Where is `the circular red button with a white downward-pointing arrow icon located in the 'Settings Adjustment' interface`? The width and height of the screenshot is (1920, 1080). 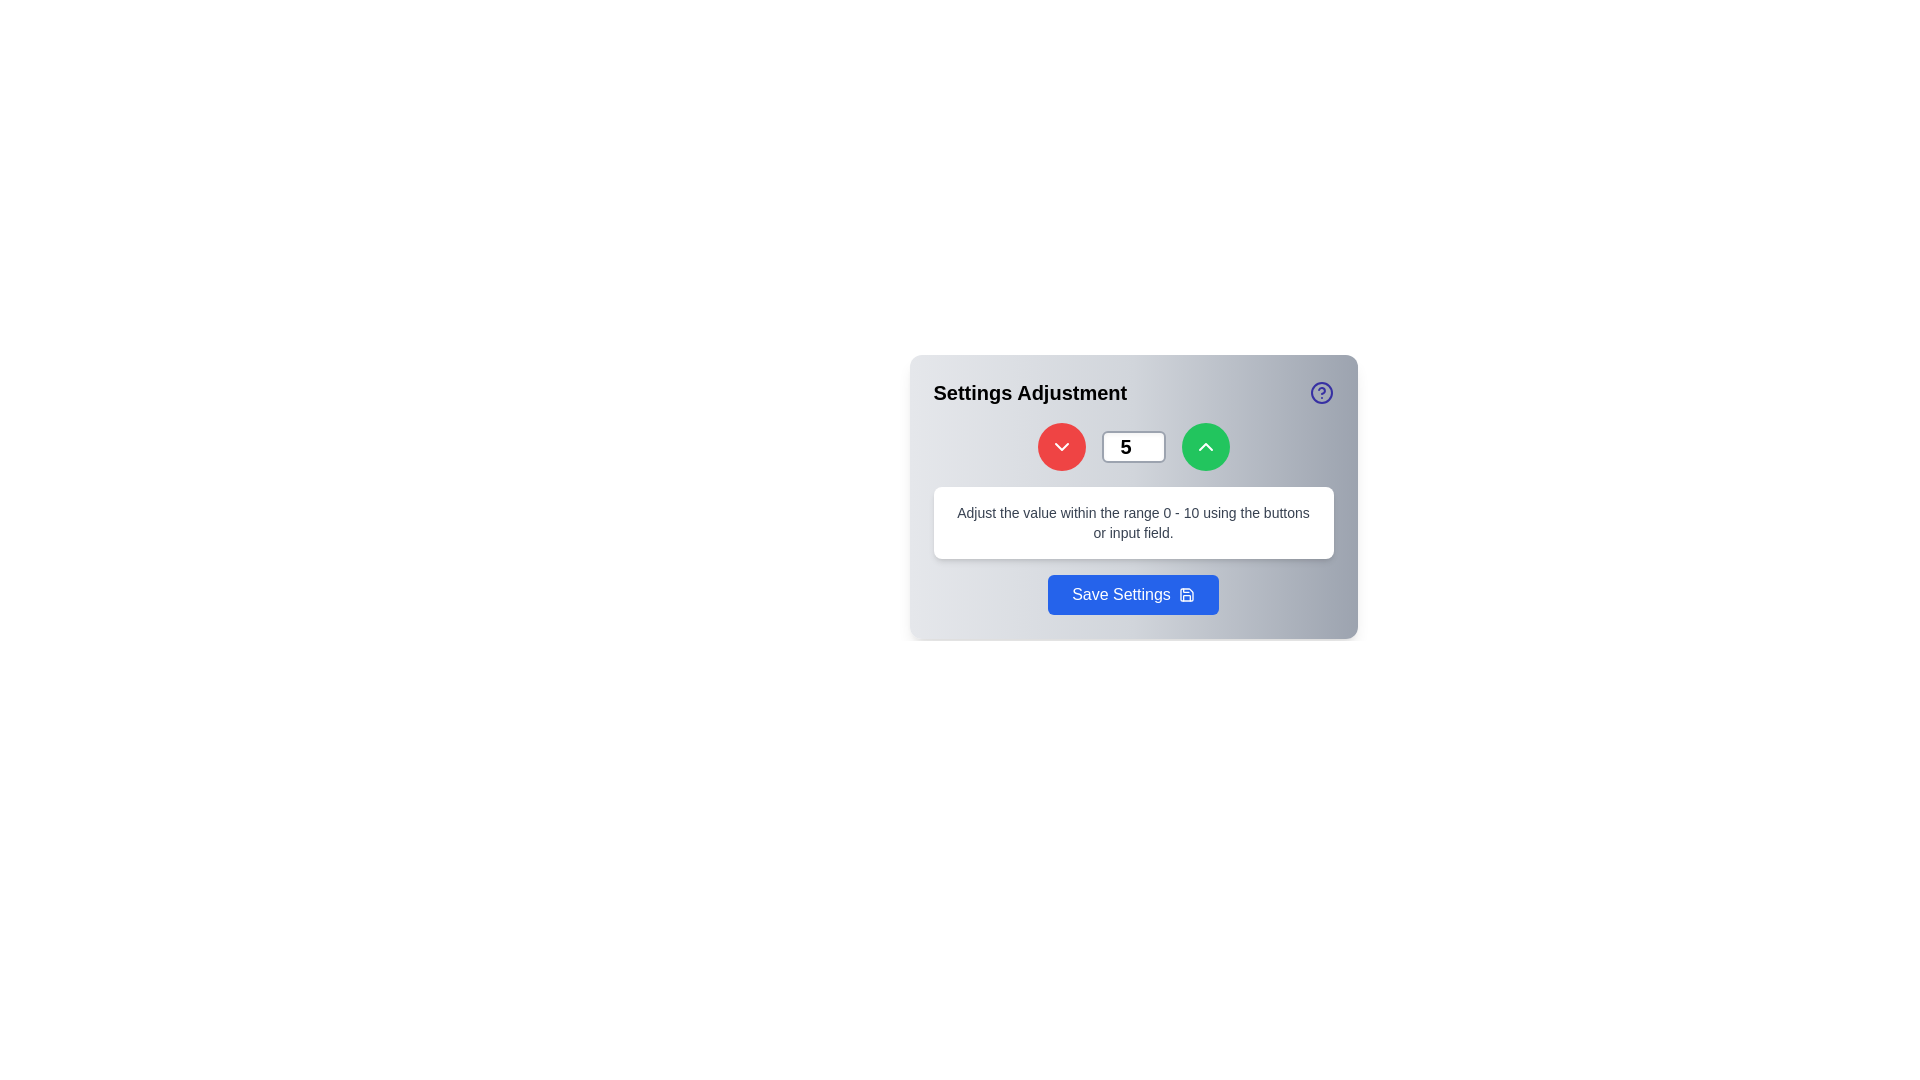 the circular red button with a white downward-pointing arrow icon located in the 'Settings Adjustment' interface is located at coordinates (1060, 446).